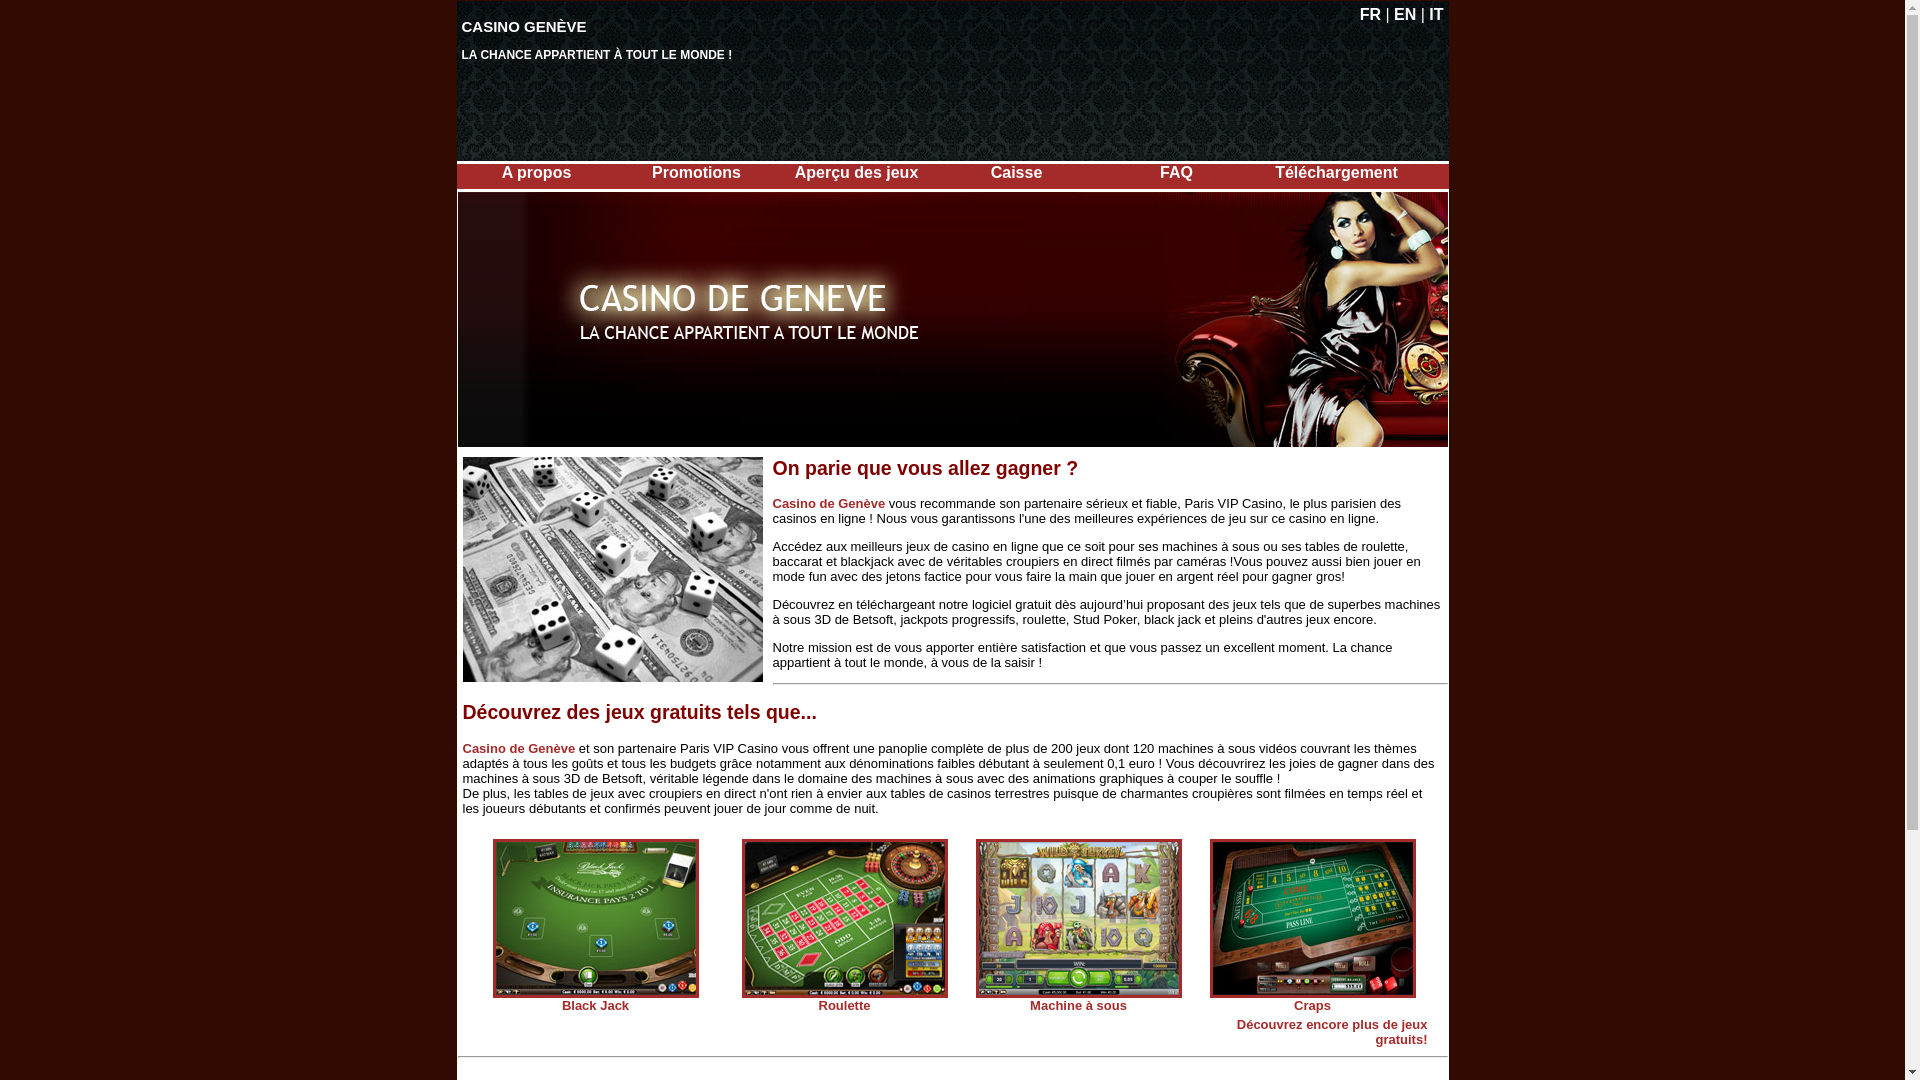 The image size is (1920, 1080). Describe the element at coordinates (1017, 171) in the screenshot. I see `'Caisse'` at that location.